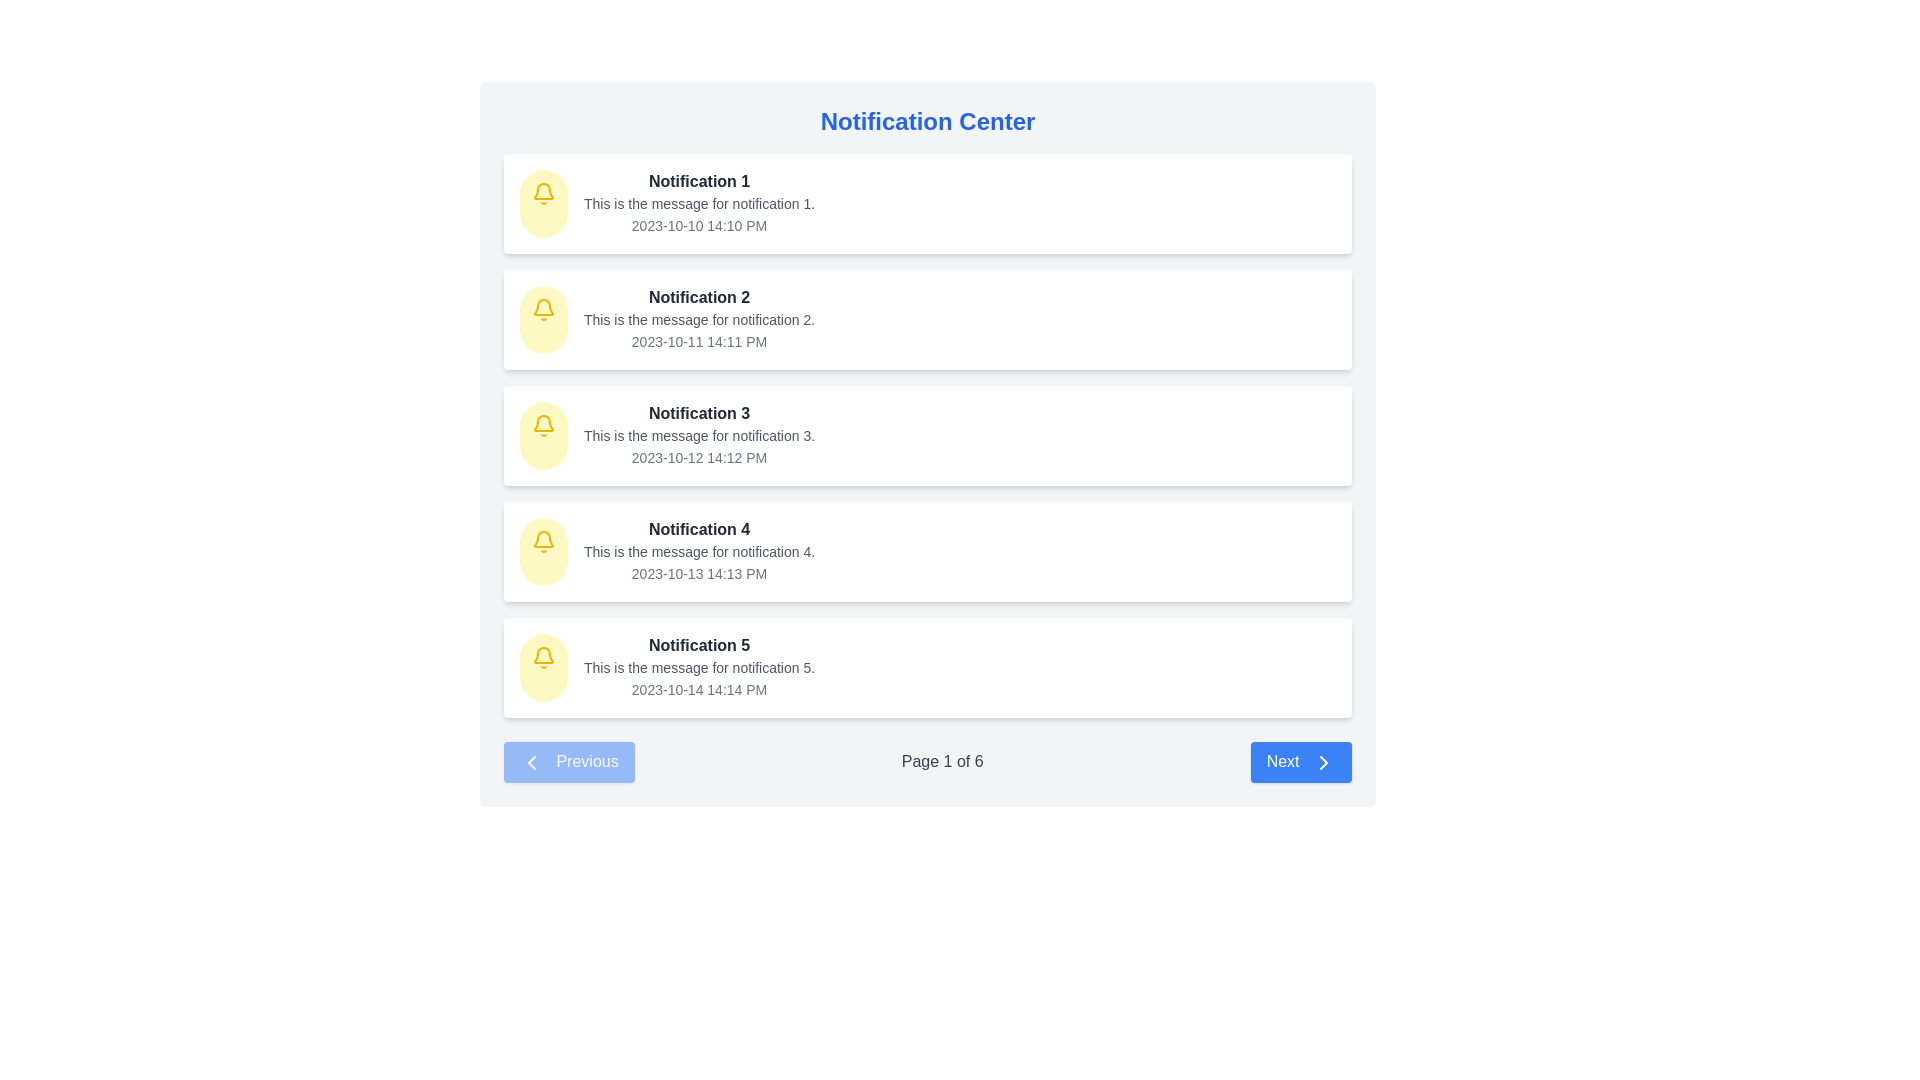 Image resolution: width=1920 pixels, height=1080 pixels. What do you see at coordinates (699, 225) in the screenshot?
I see `the timestamp text '2023-10-10 14:10 PM' located at the bottom right corner of the 'Notification 1' card` at bounding box center [699, 225].